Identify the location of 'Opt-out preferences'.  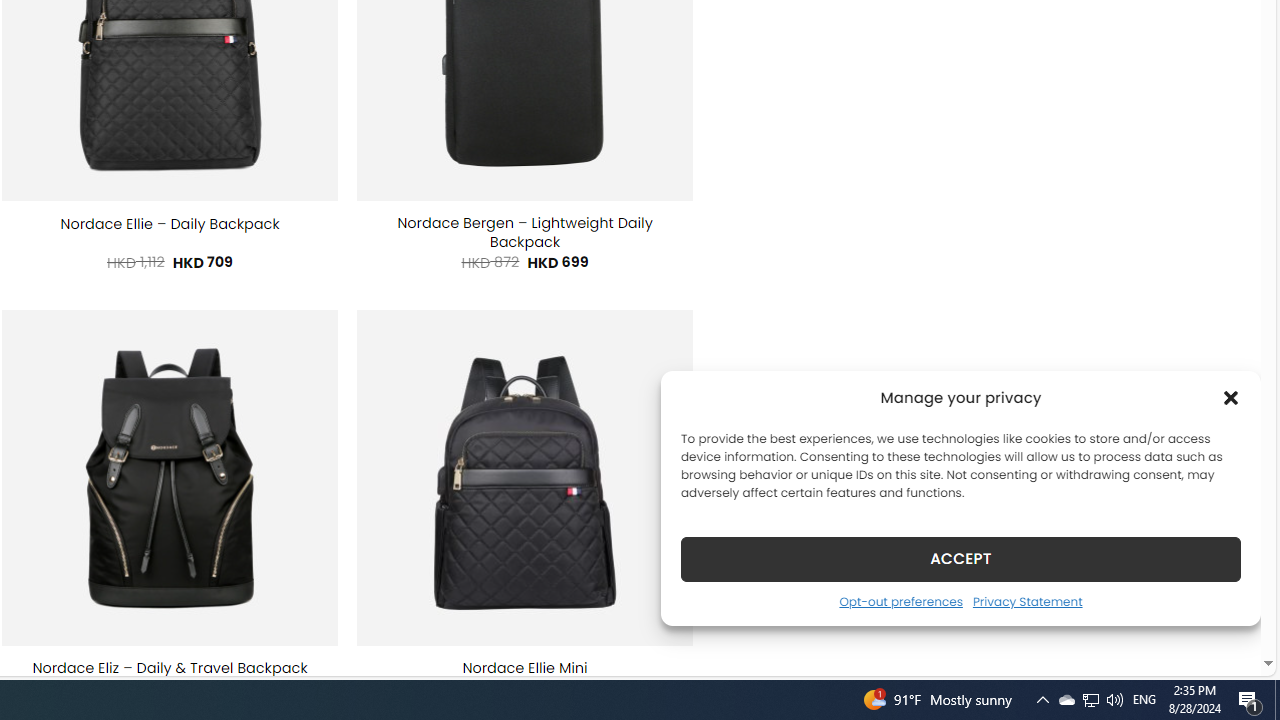
(899, 600).